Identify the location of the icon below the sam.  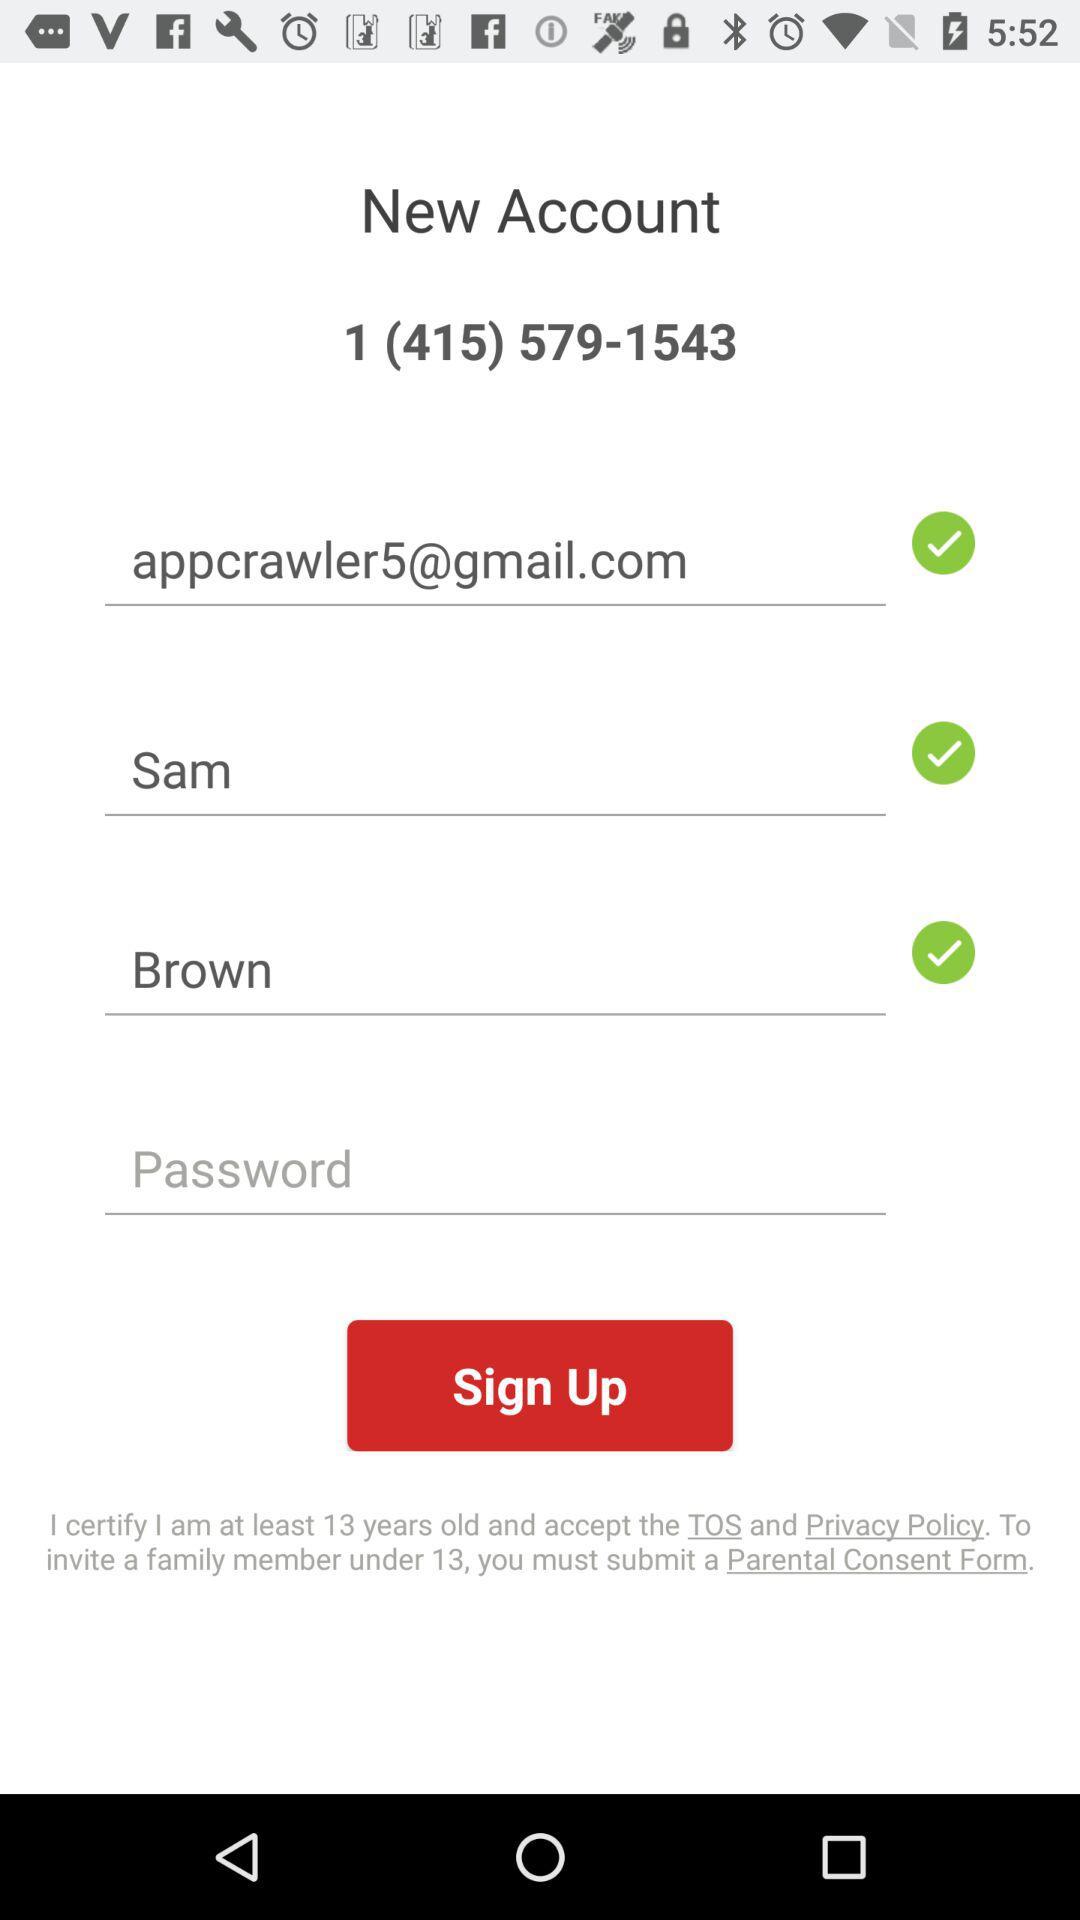
(495, 968).